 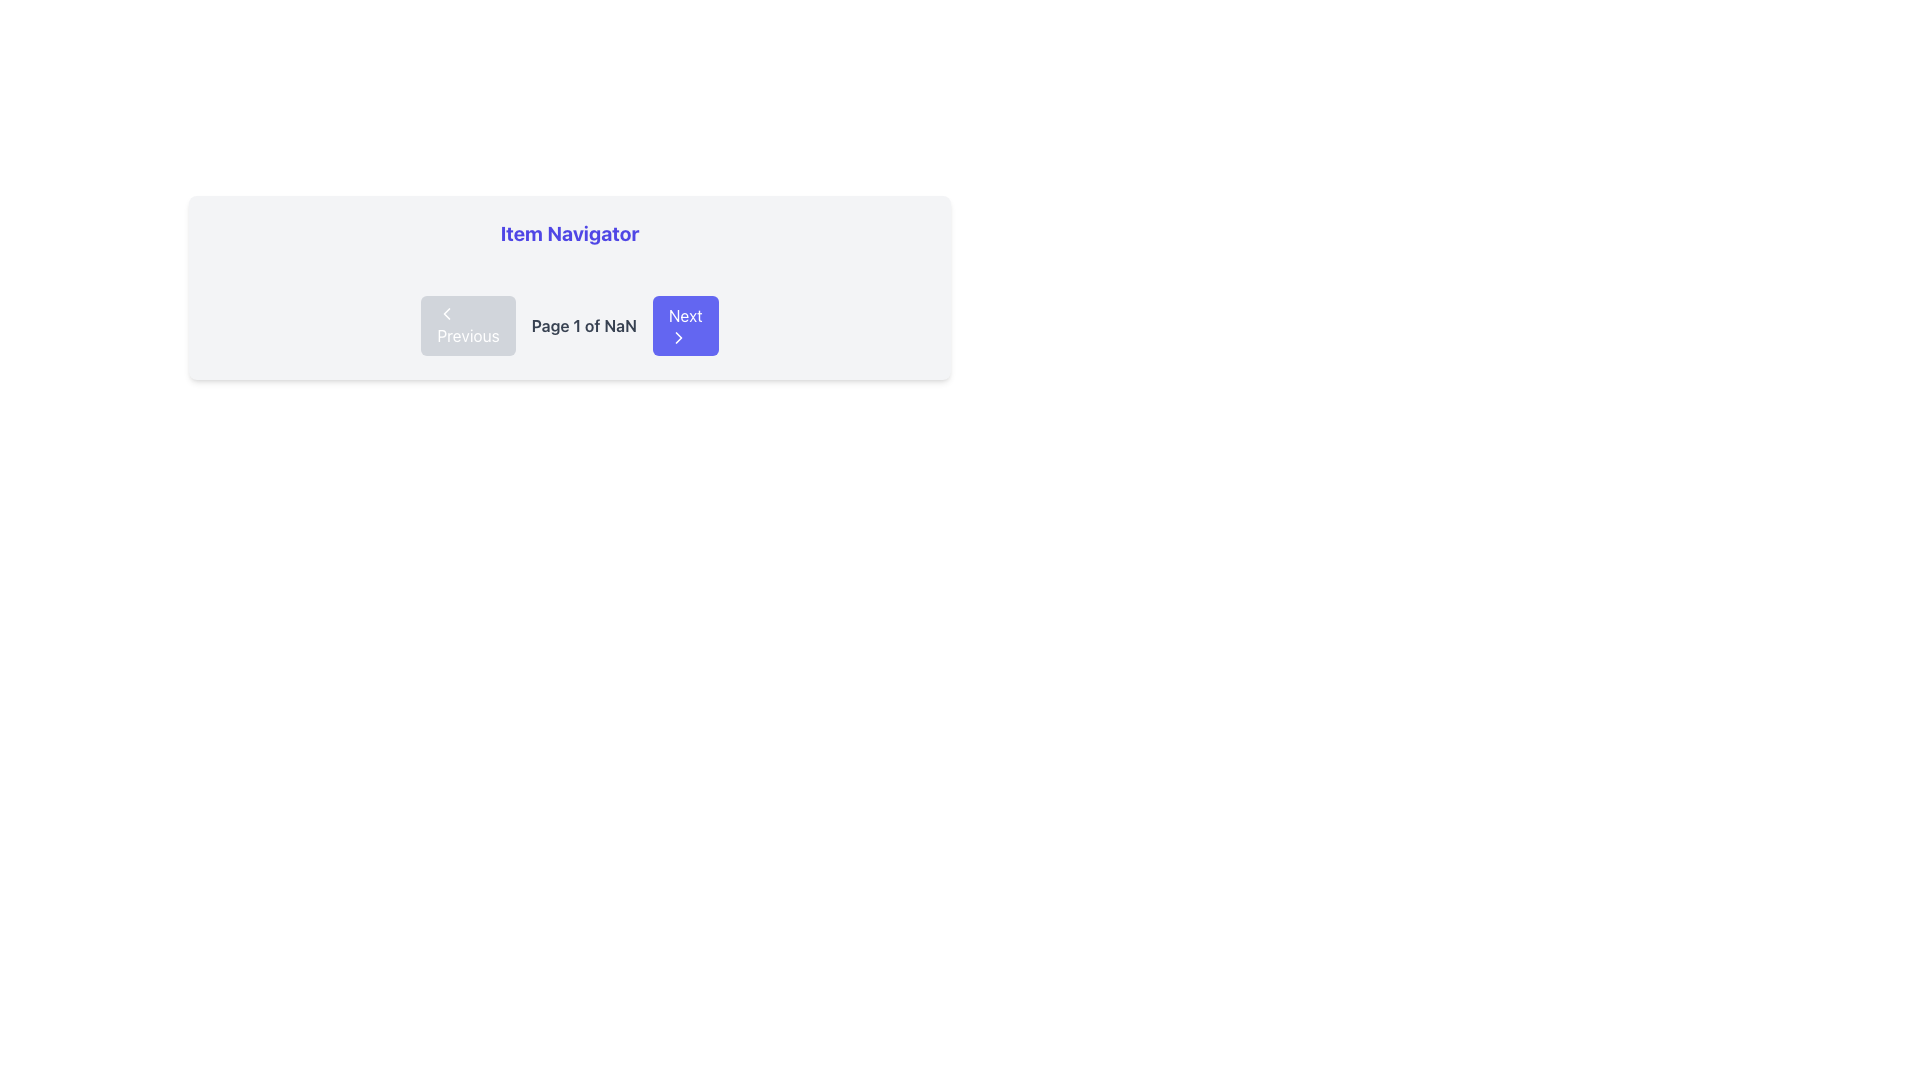 I want to click on the navigation button located to the right of the 'Page 1 of NaN' text label to proceed to the next page, so click(x=685, y=325).